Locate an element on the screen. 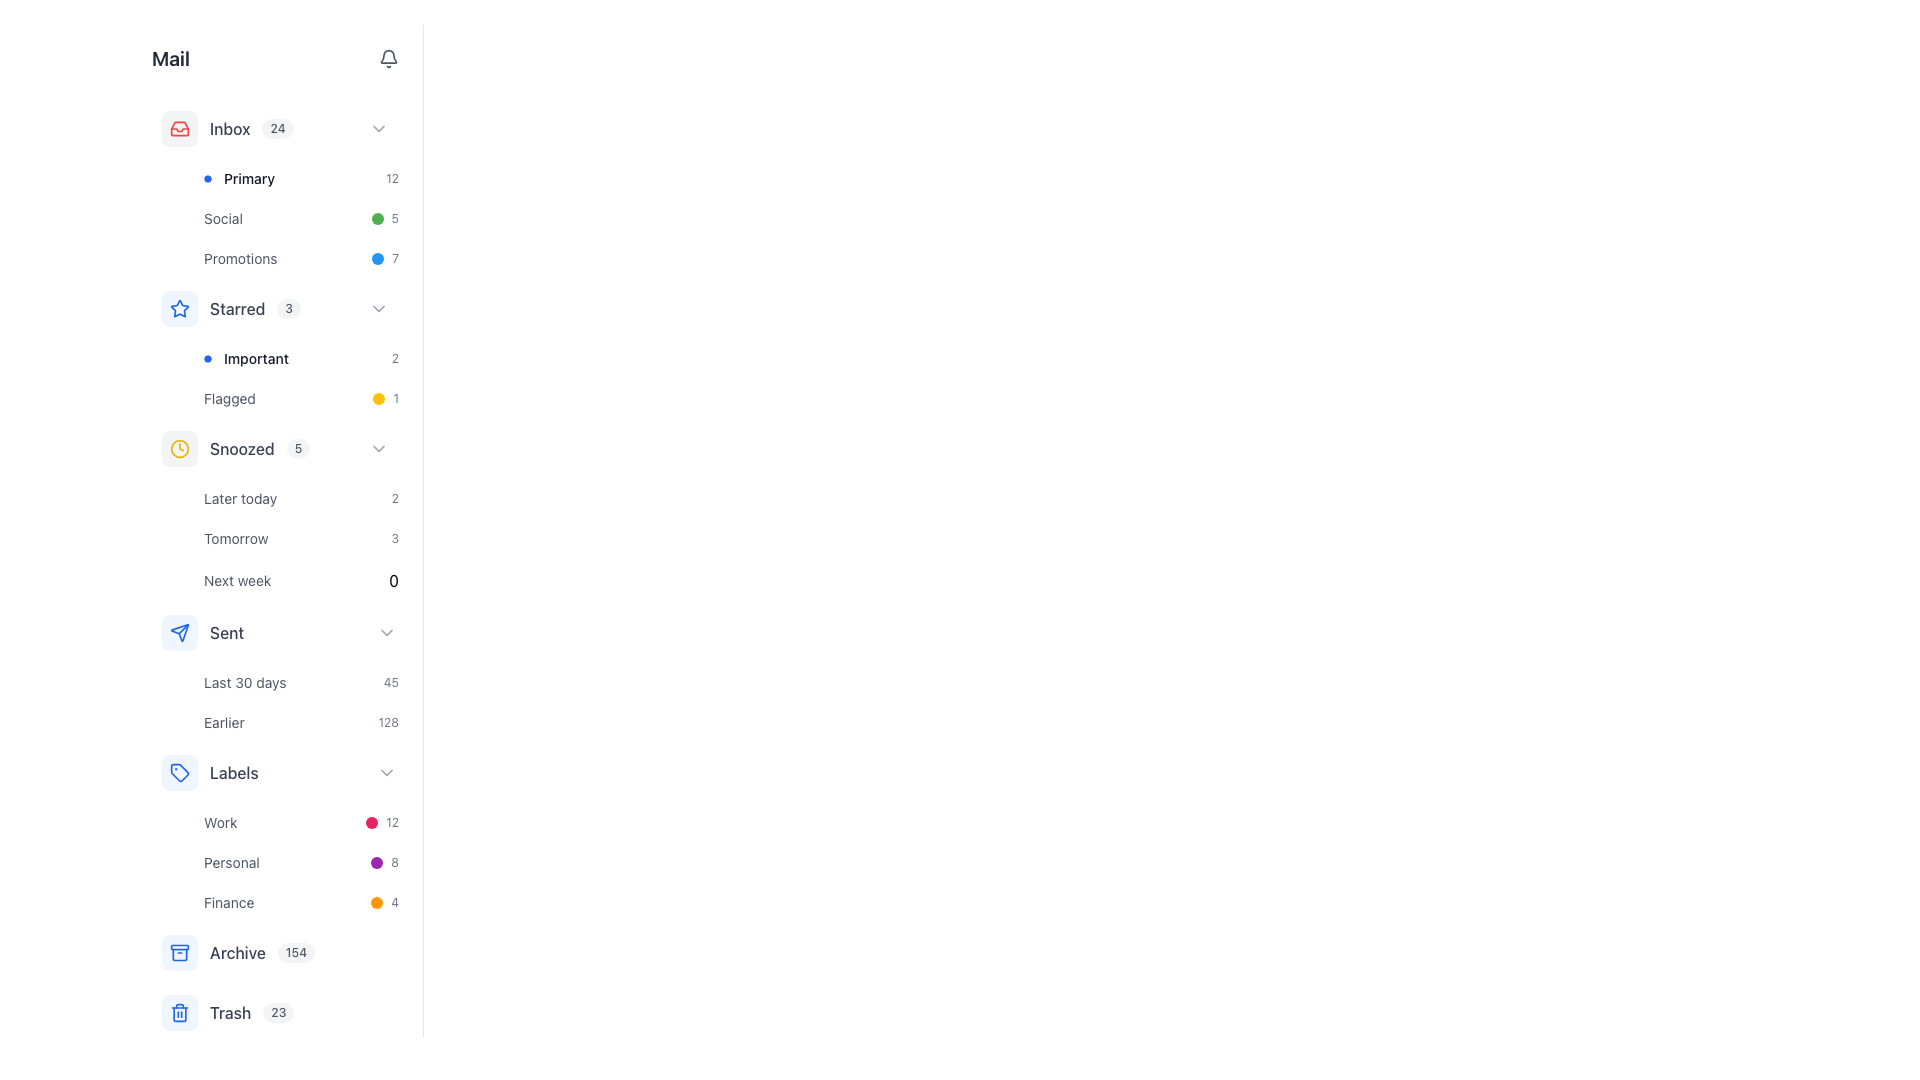 The width and height of the screenshot is (1920, 1080). the 'Starred' icon located in the sidebar navigation menu, which is visually represented by a star symbol next to the 'Starred' text is located at coordinates (180, 308).